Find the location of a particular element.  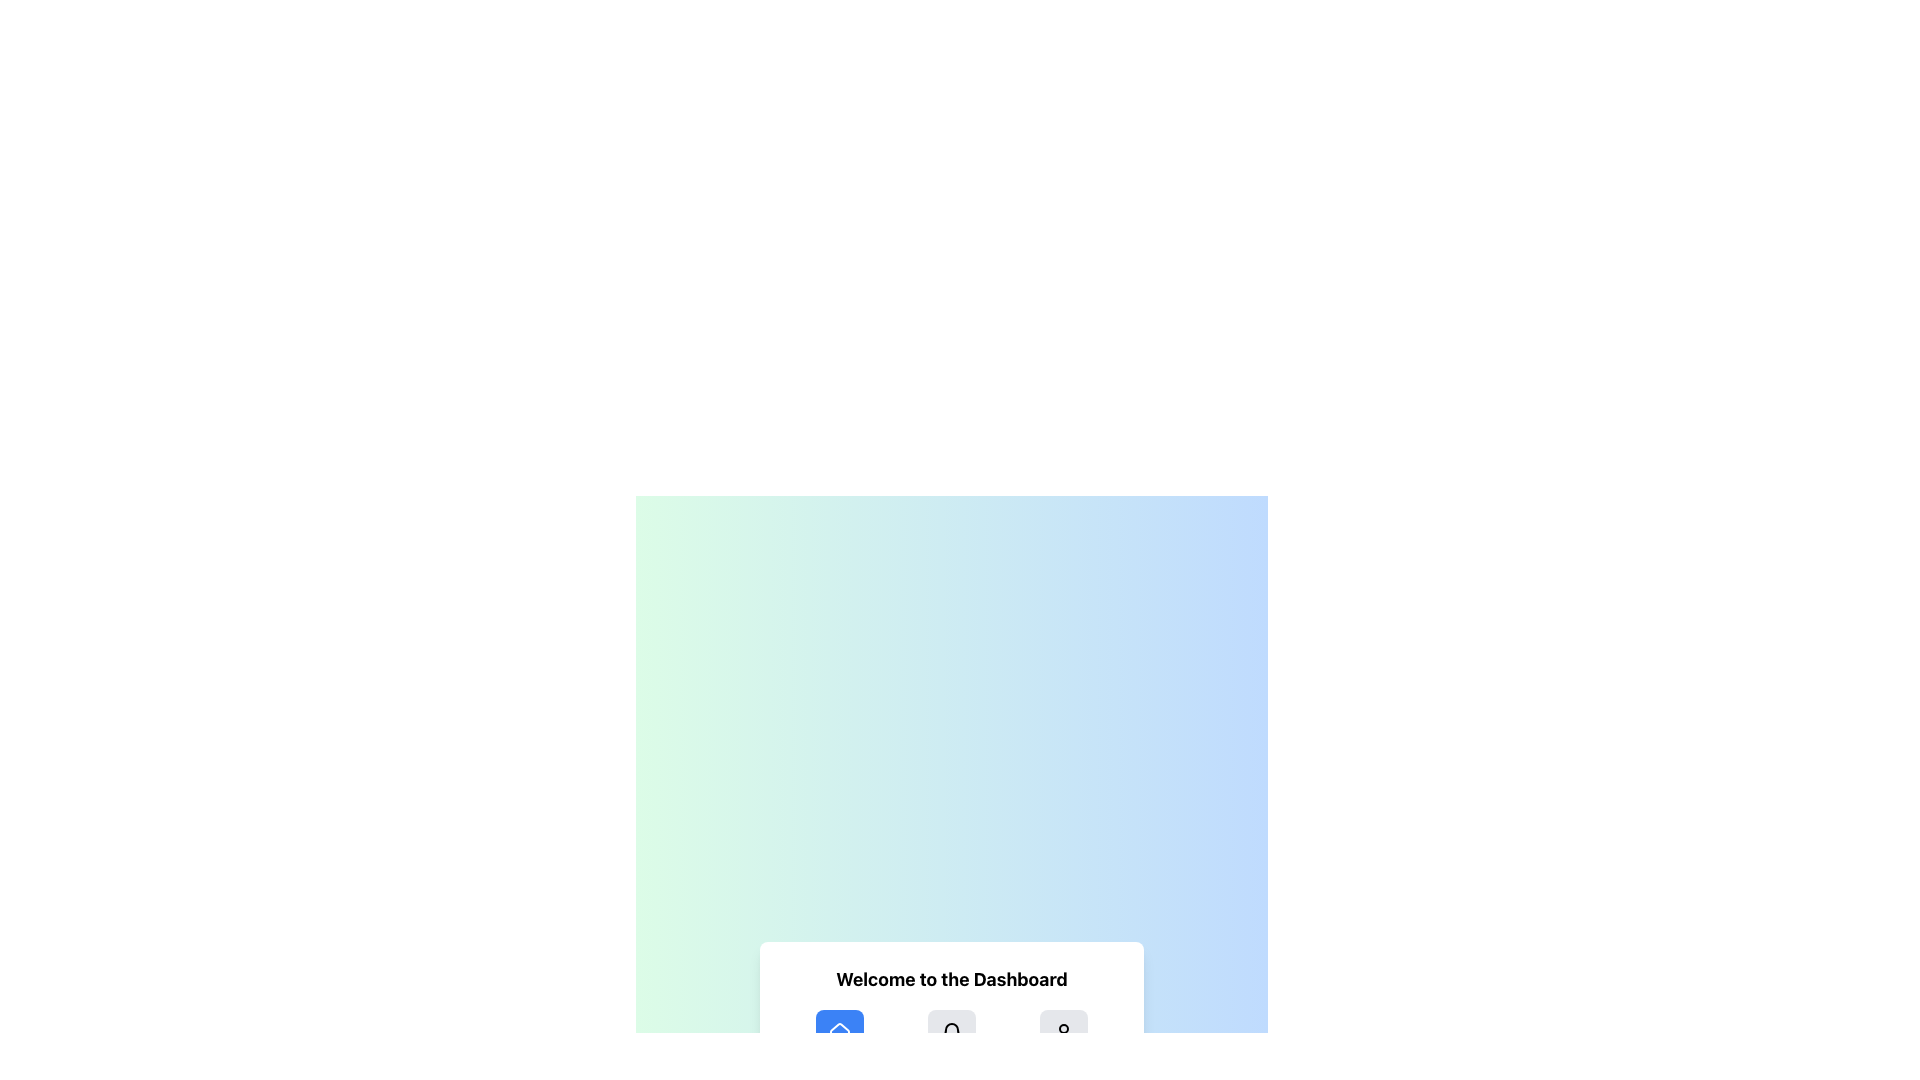

the blue rounded rectangular button with a house icon in the center is located at coordinates (840, 1033).